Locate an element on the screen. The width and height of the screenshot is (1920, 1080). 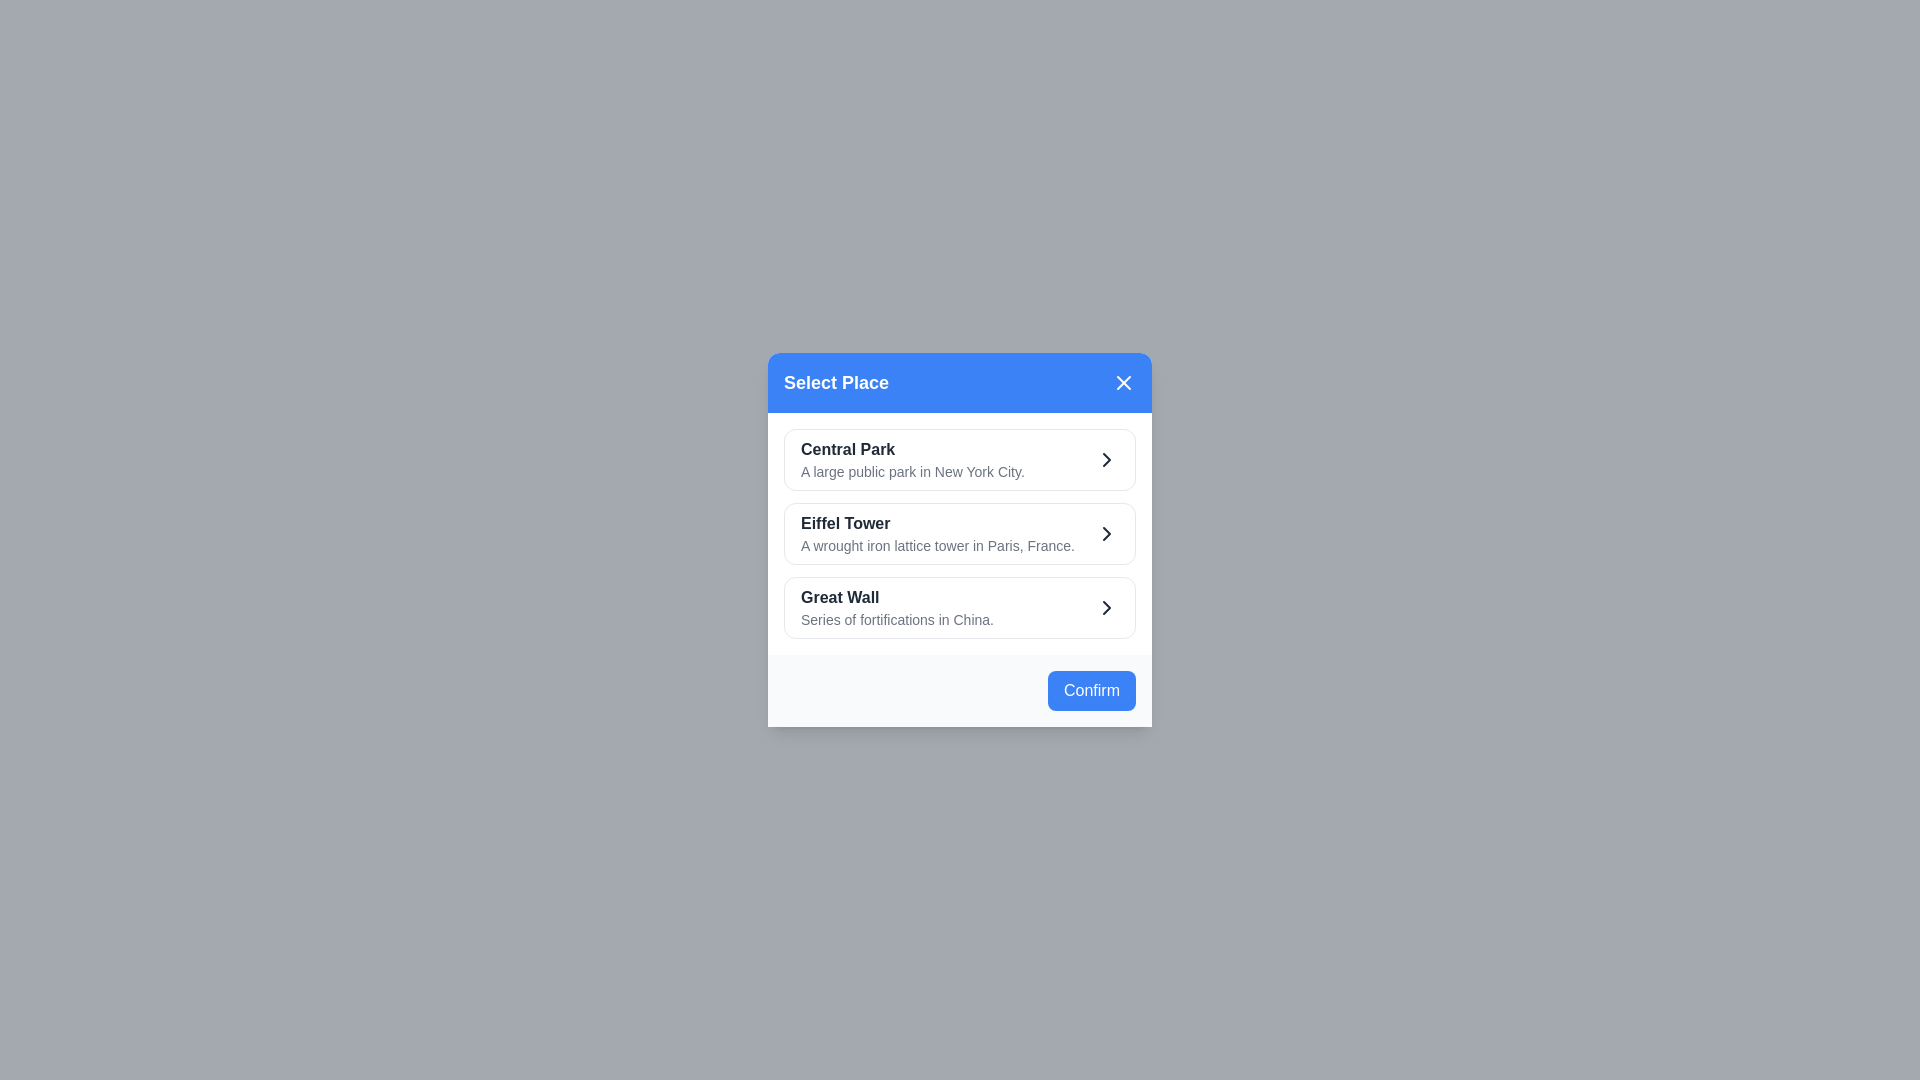
the place Eiffel Tower from the list is located at coordinates (960, 532).